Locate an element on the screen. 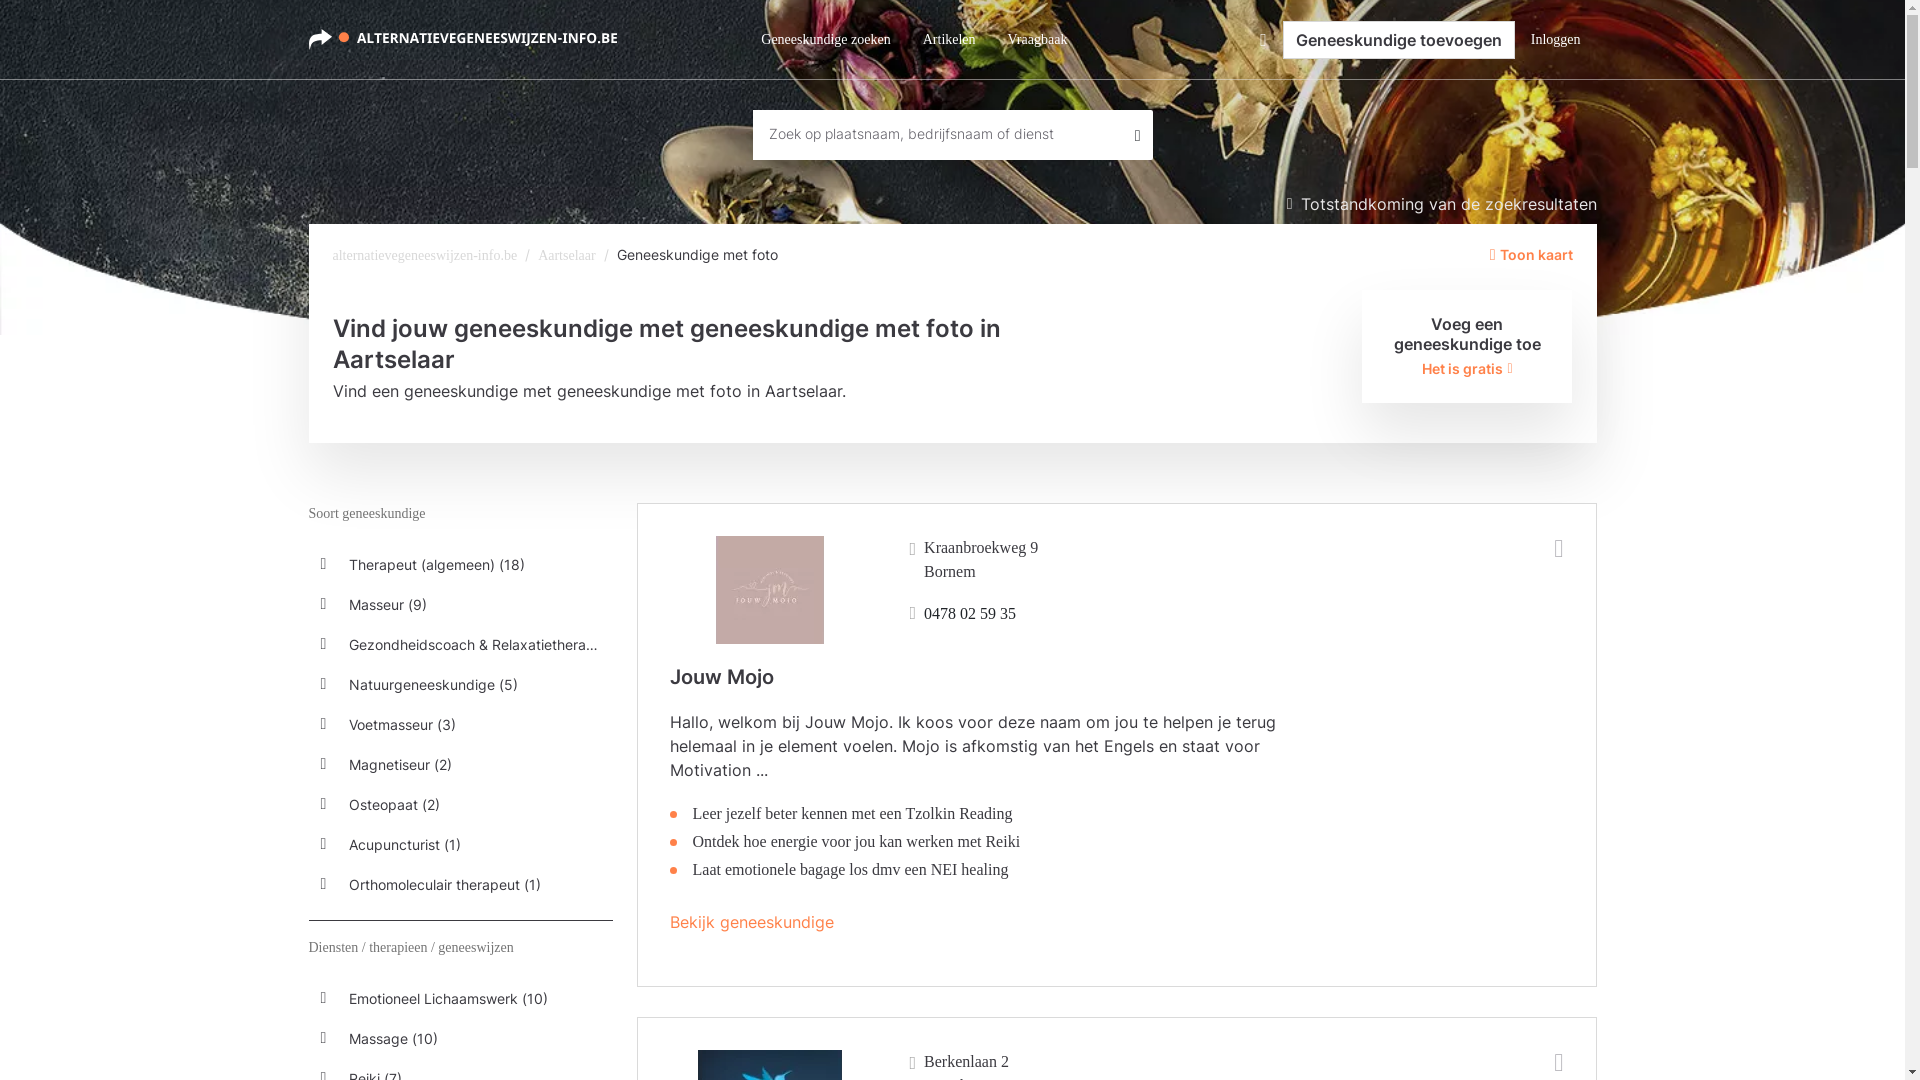 This screenshot has height=1080, width=1920. 'Massage (10)' is located at coordinates (459, 1036).